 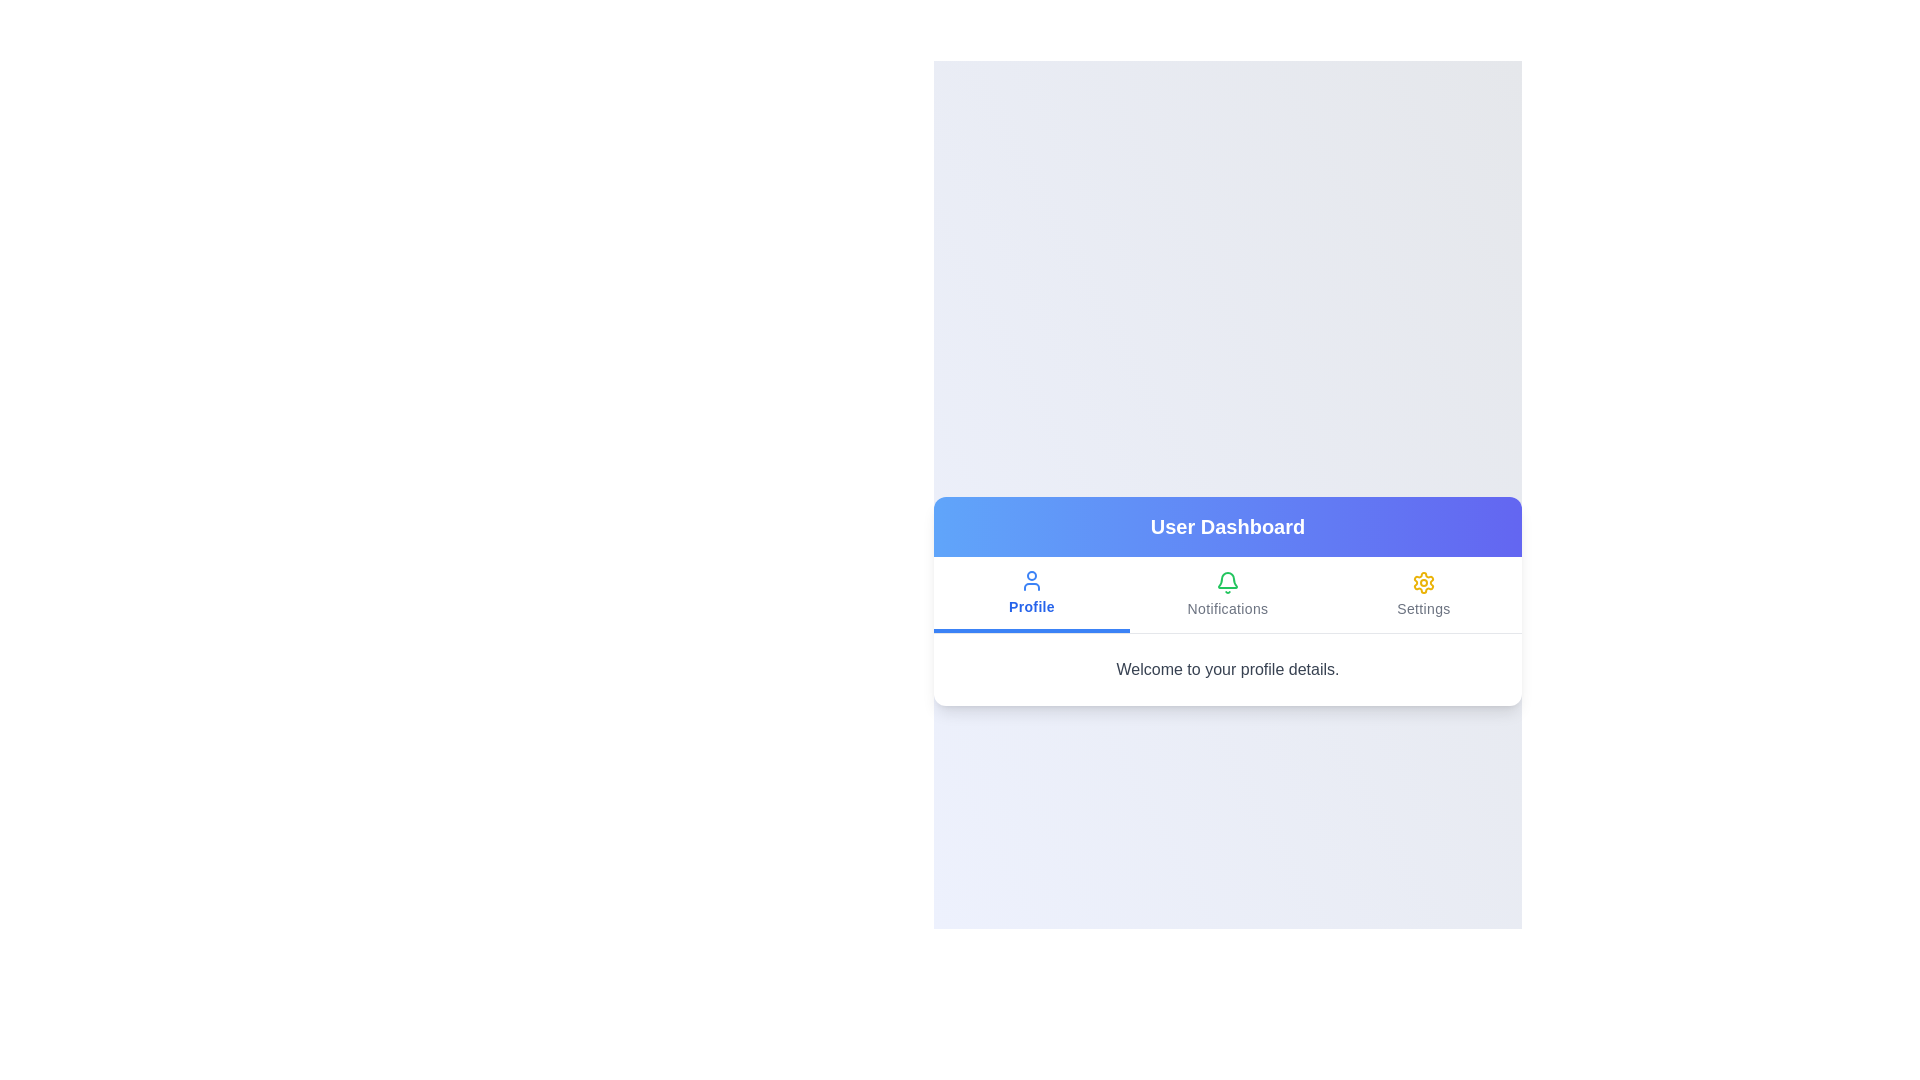 I want to click on the Notifications tab, so click(x=1227, y=593).